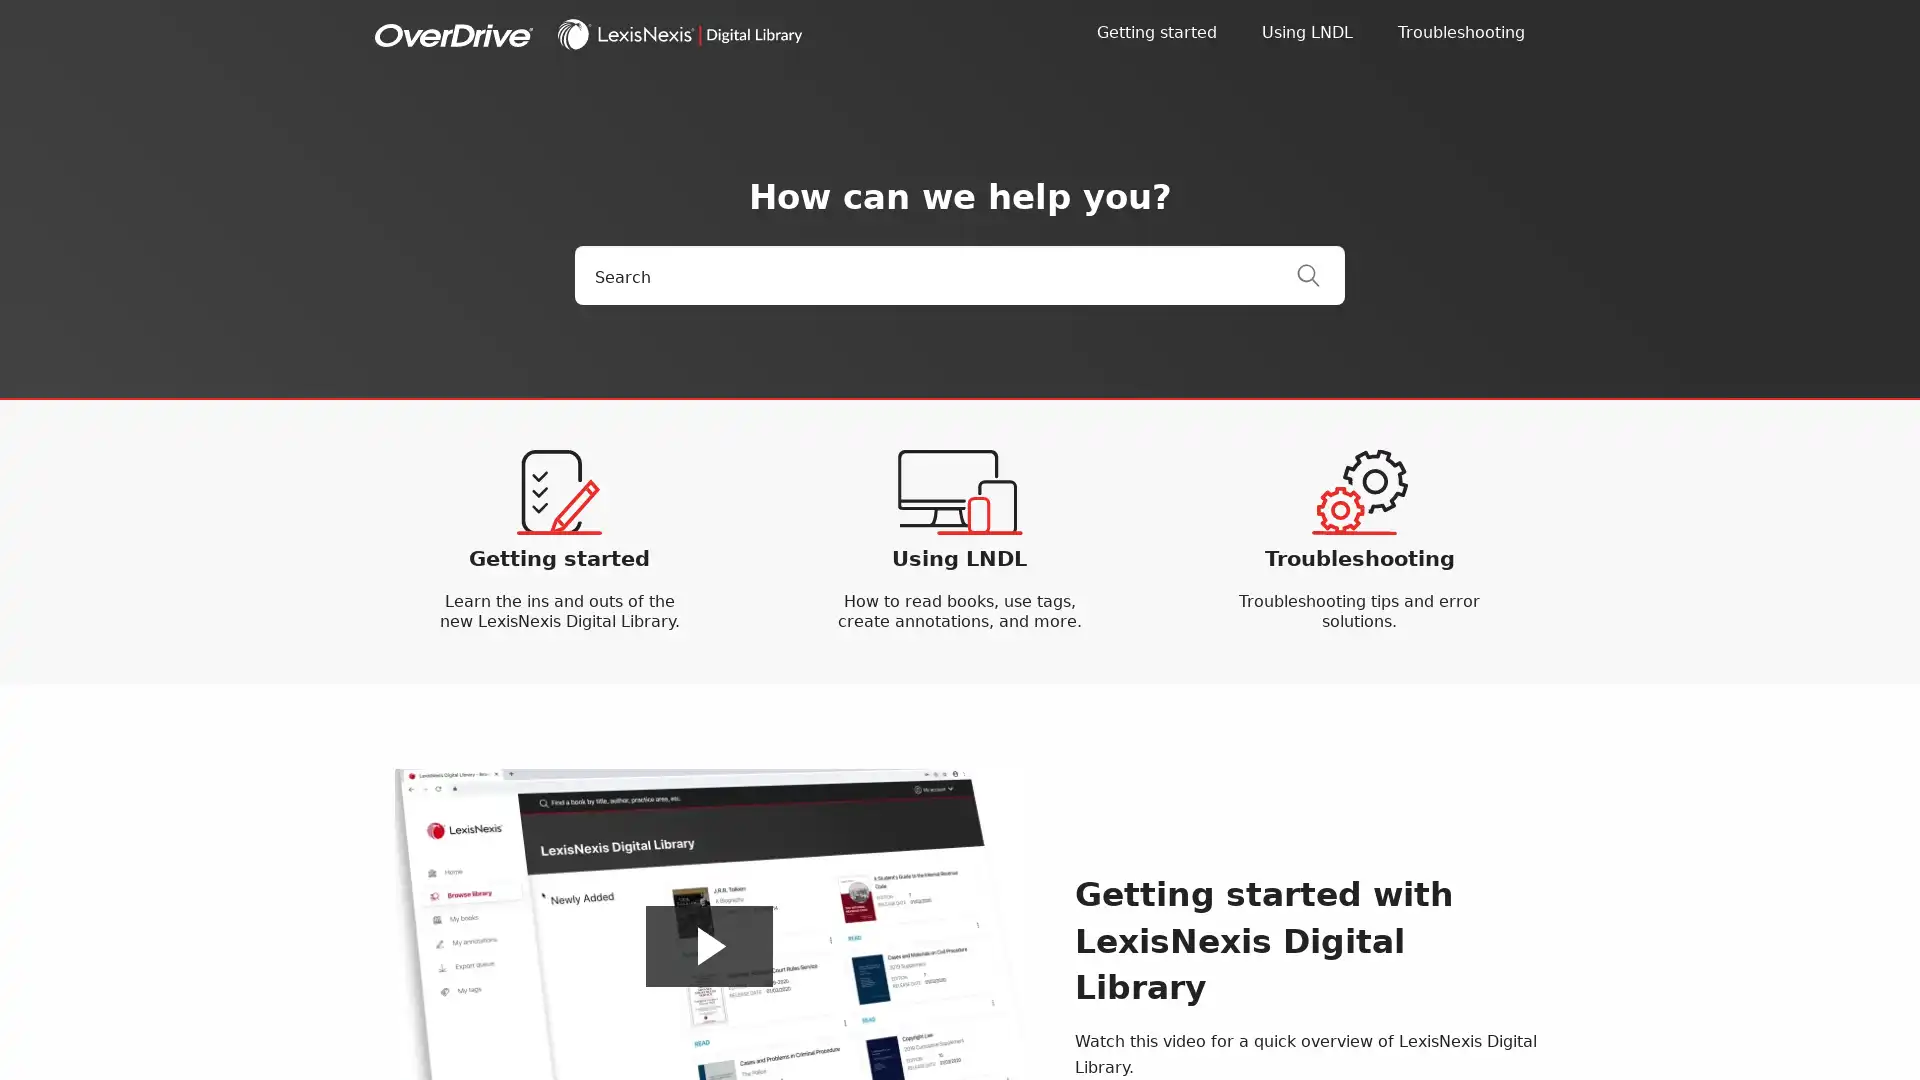 Image resolution: width=1920 pixels, height=1080 pixels. What do you see at coordinates (709, 945) in the screenshot?
I see `Play` at bounding box center [709, 945].